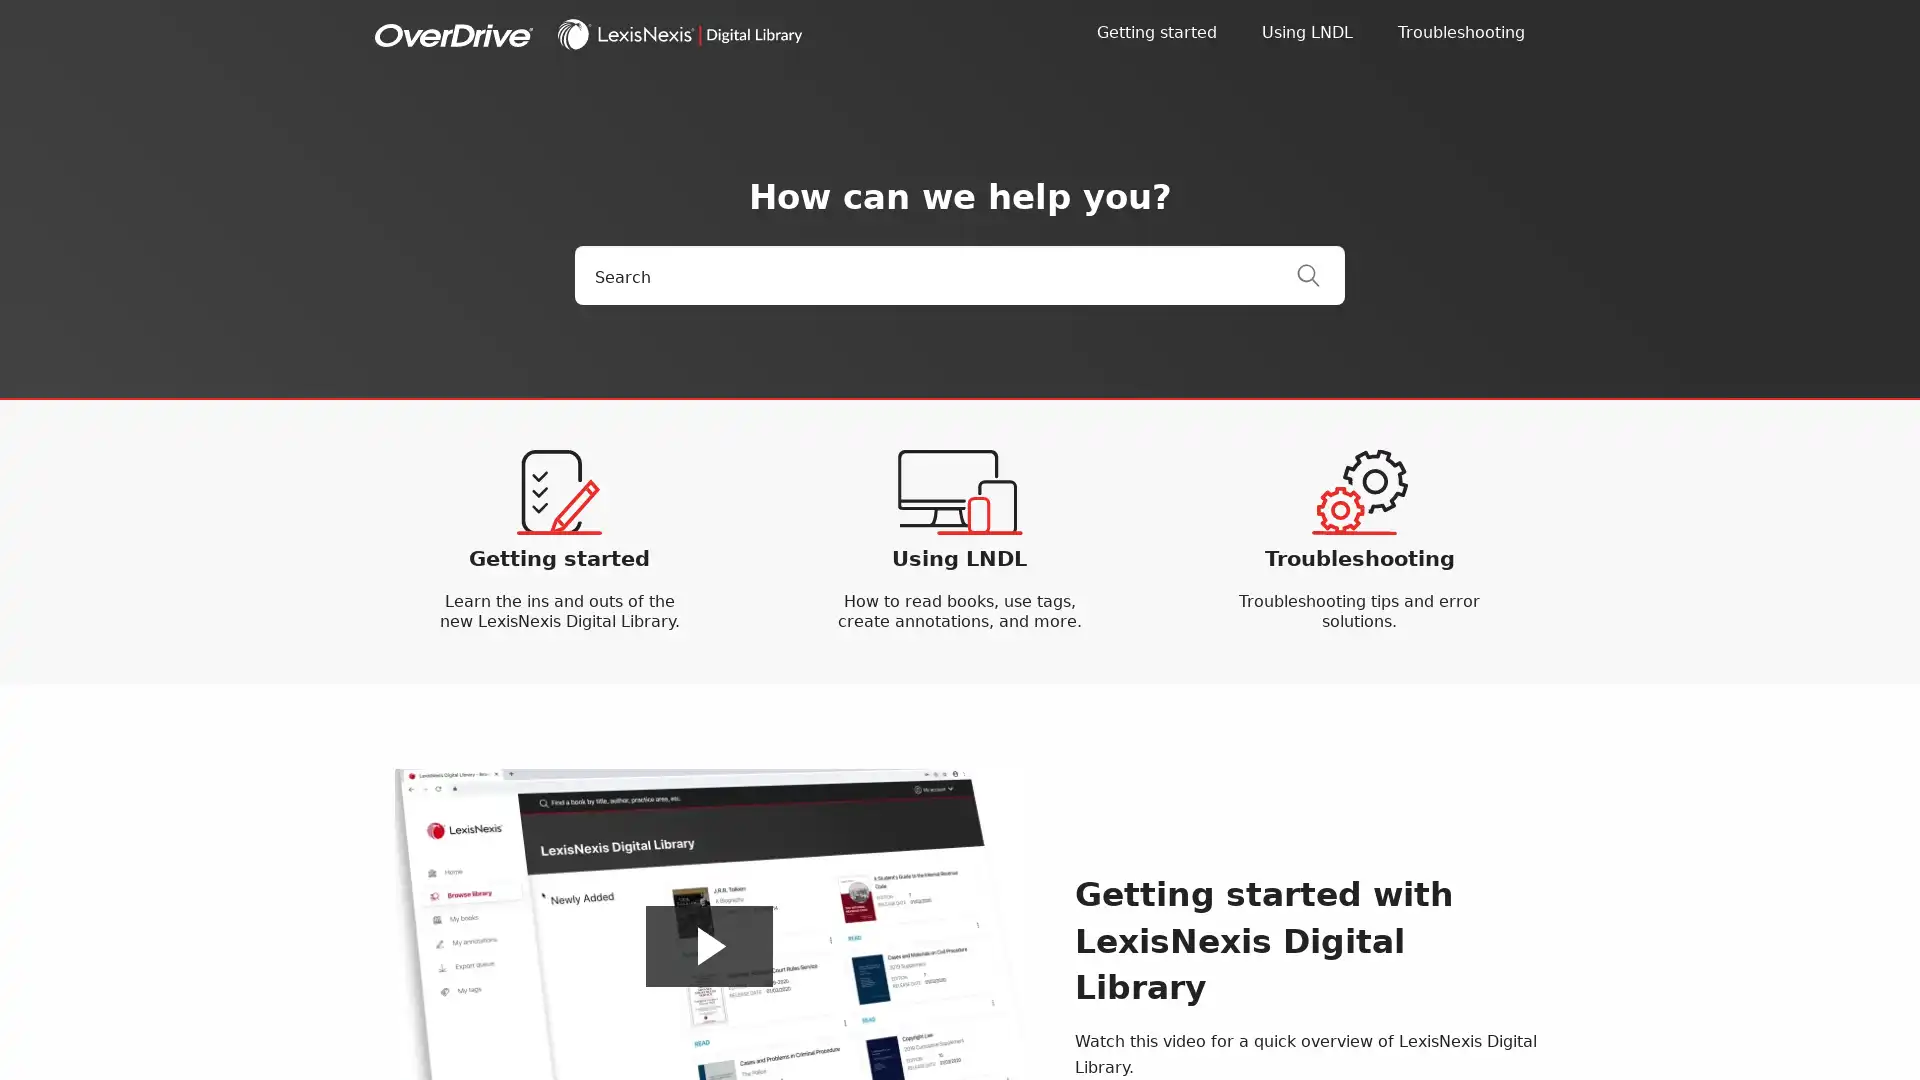 Image resolution: width=1920 pixels, height=1080 pixels. What do you see at coordinates (709, 945) in the screenshot?
I see `Play` at bounding box center [709, 945].